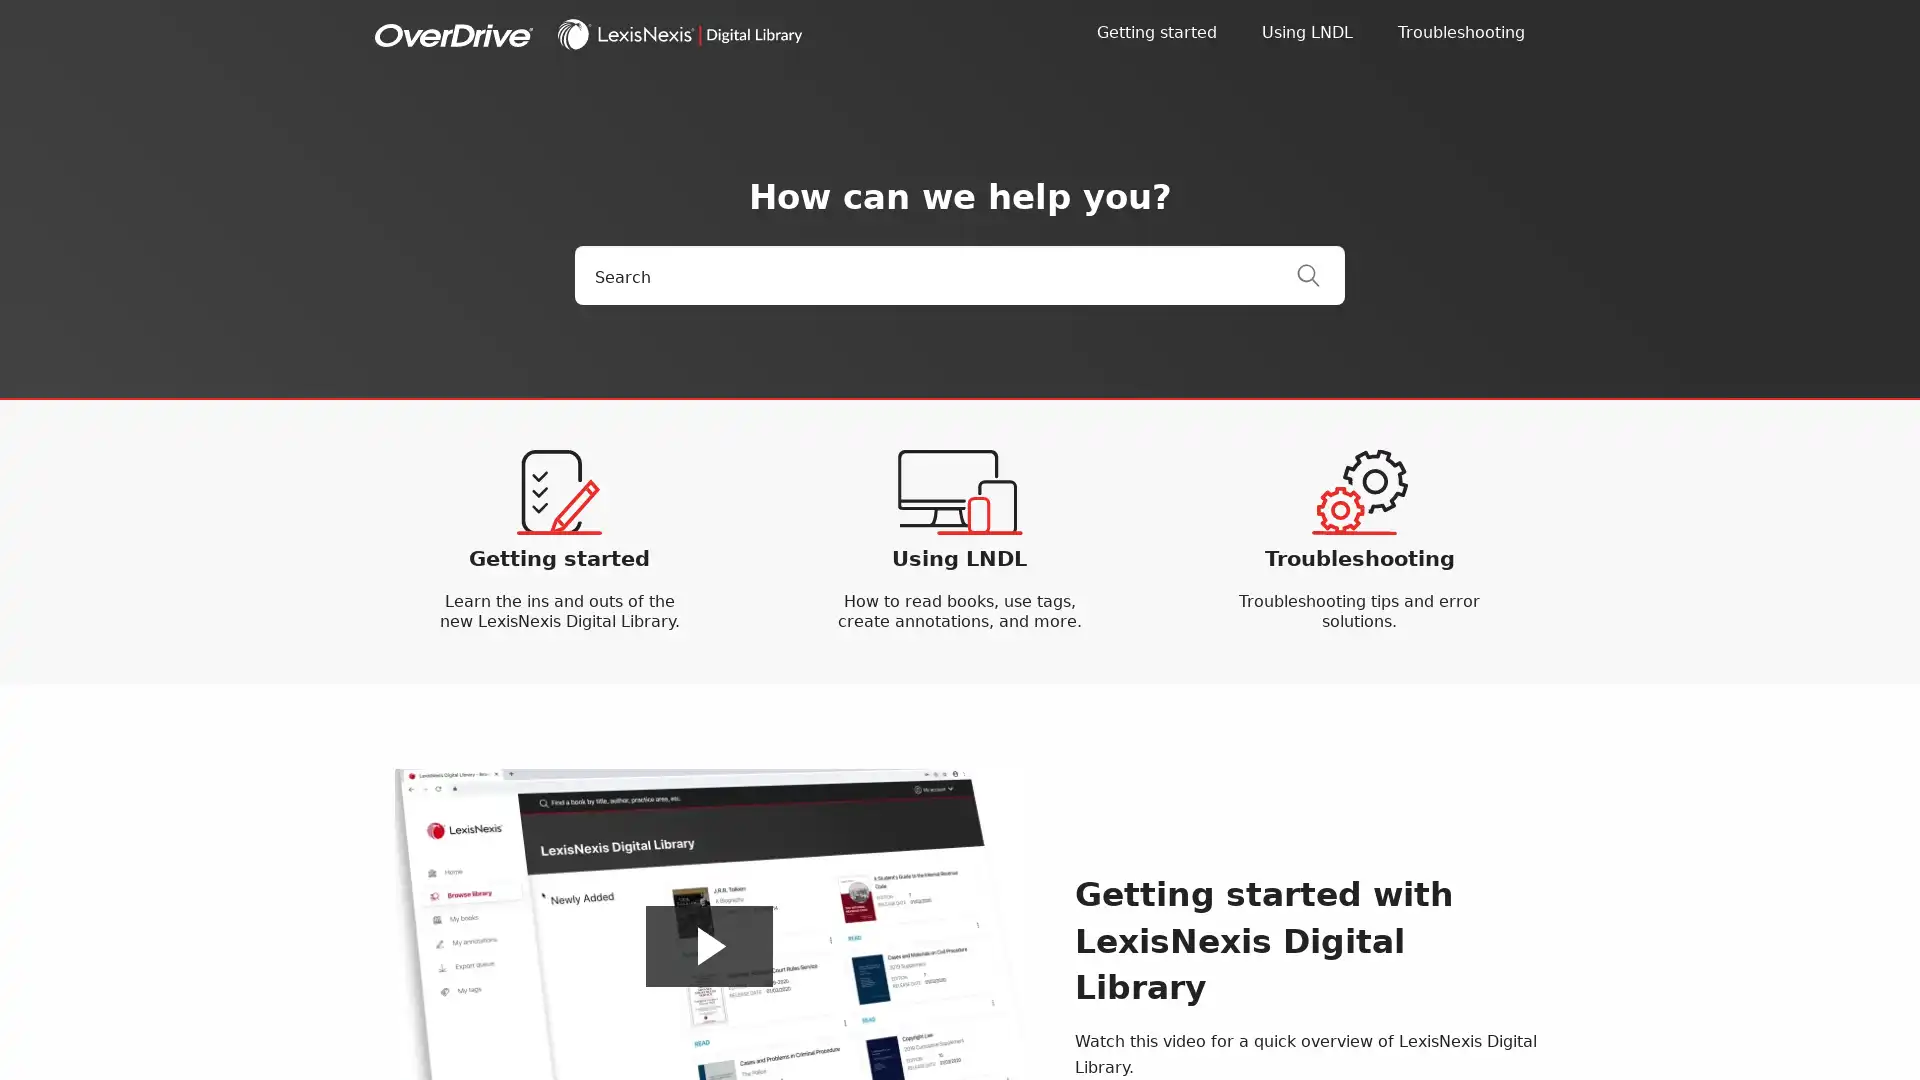 Image resolution: width=1920 pixels, height=1080 pixels. What do you see at coordinates (709, 945) in the screenshot?
I see `Play` at bounding box center [709, 945].